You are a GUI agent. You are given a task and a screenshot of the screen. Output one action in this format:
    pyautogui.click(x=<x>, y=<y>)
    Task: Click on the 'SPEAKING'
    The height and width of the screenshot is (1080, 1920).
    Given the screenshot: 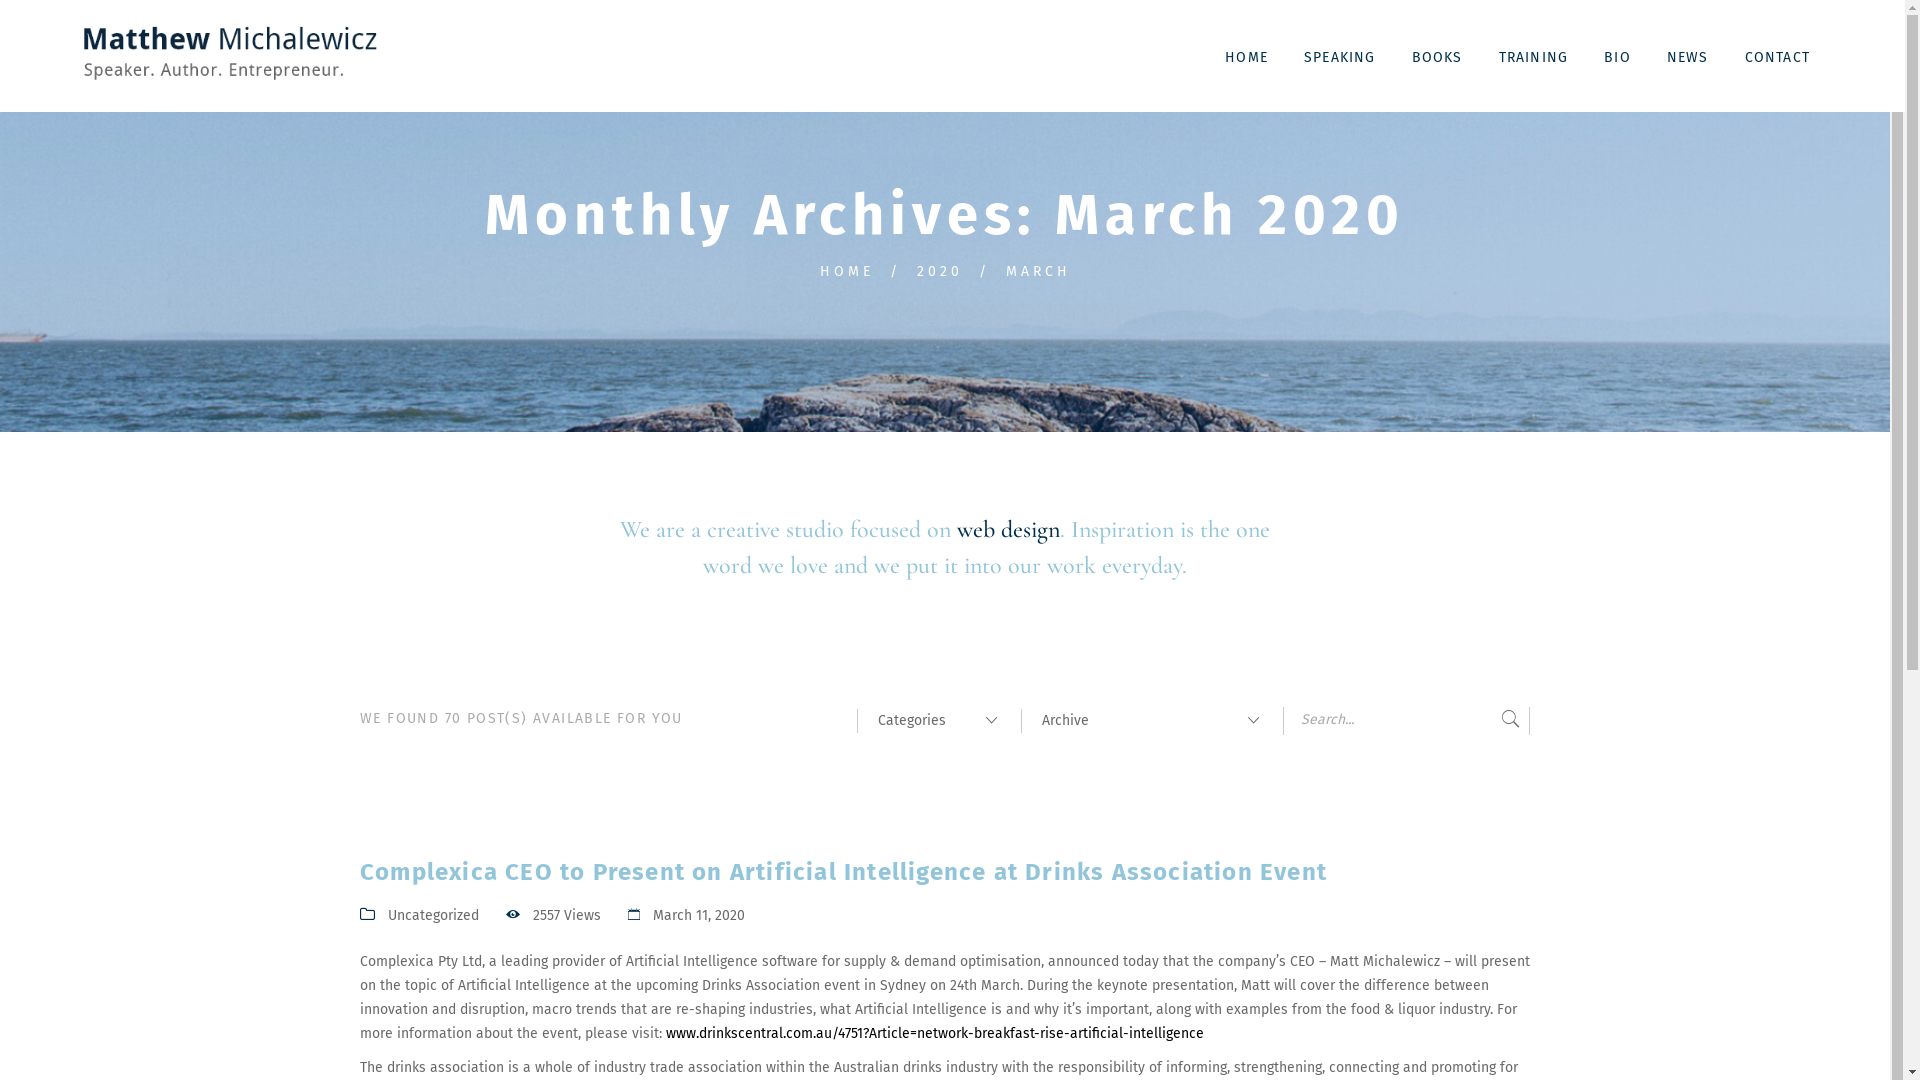 What is the action you would take?
    pyautogui.click(x=1287, y=54)
    